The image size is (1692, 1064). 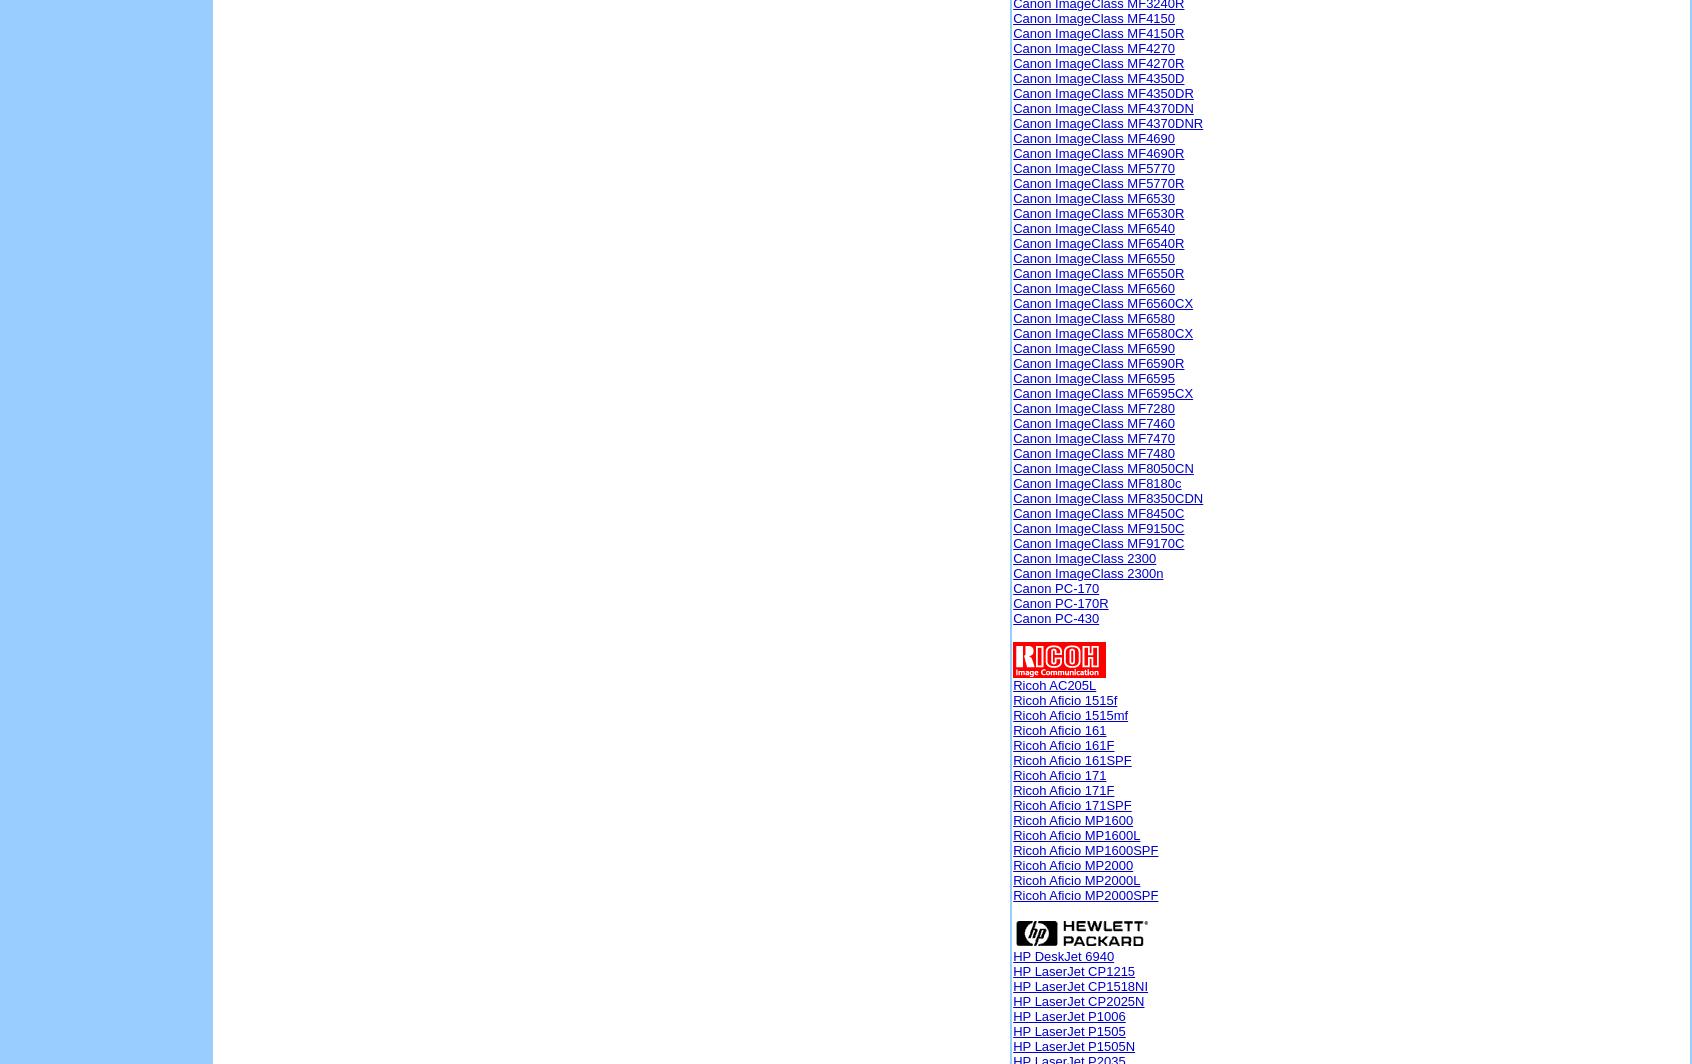 I want to click on 'Canon ImageClass MF4370DN', so click(x=1103, y=108).